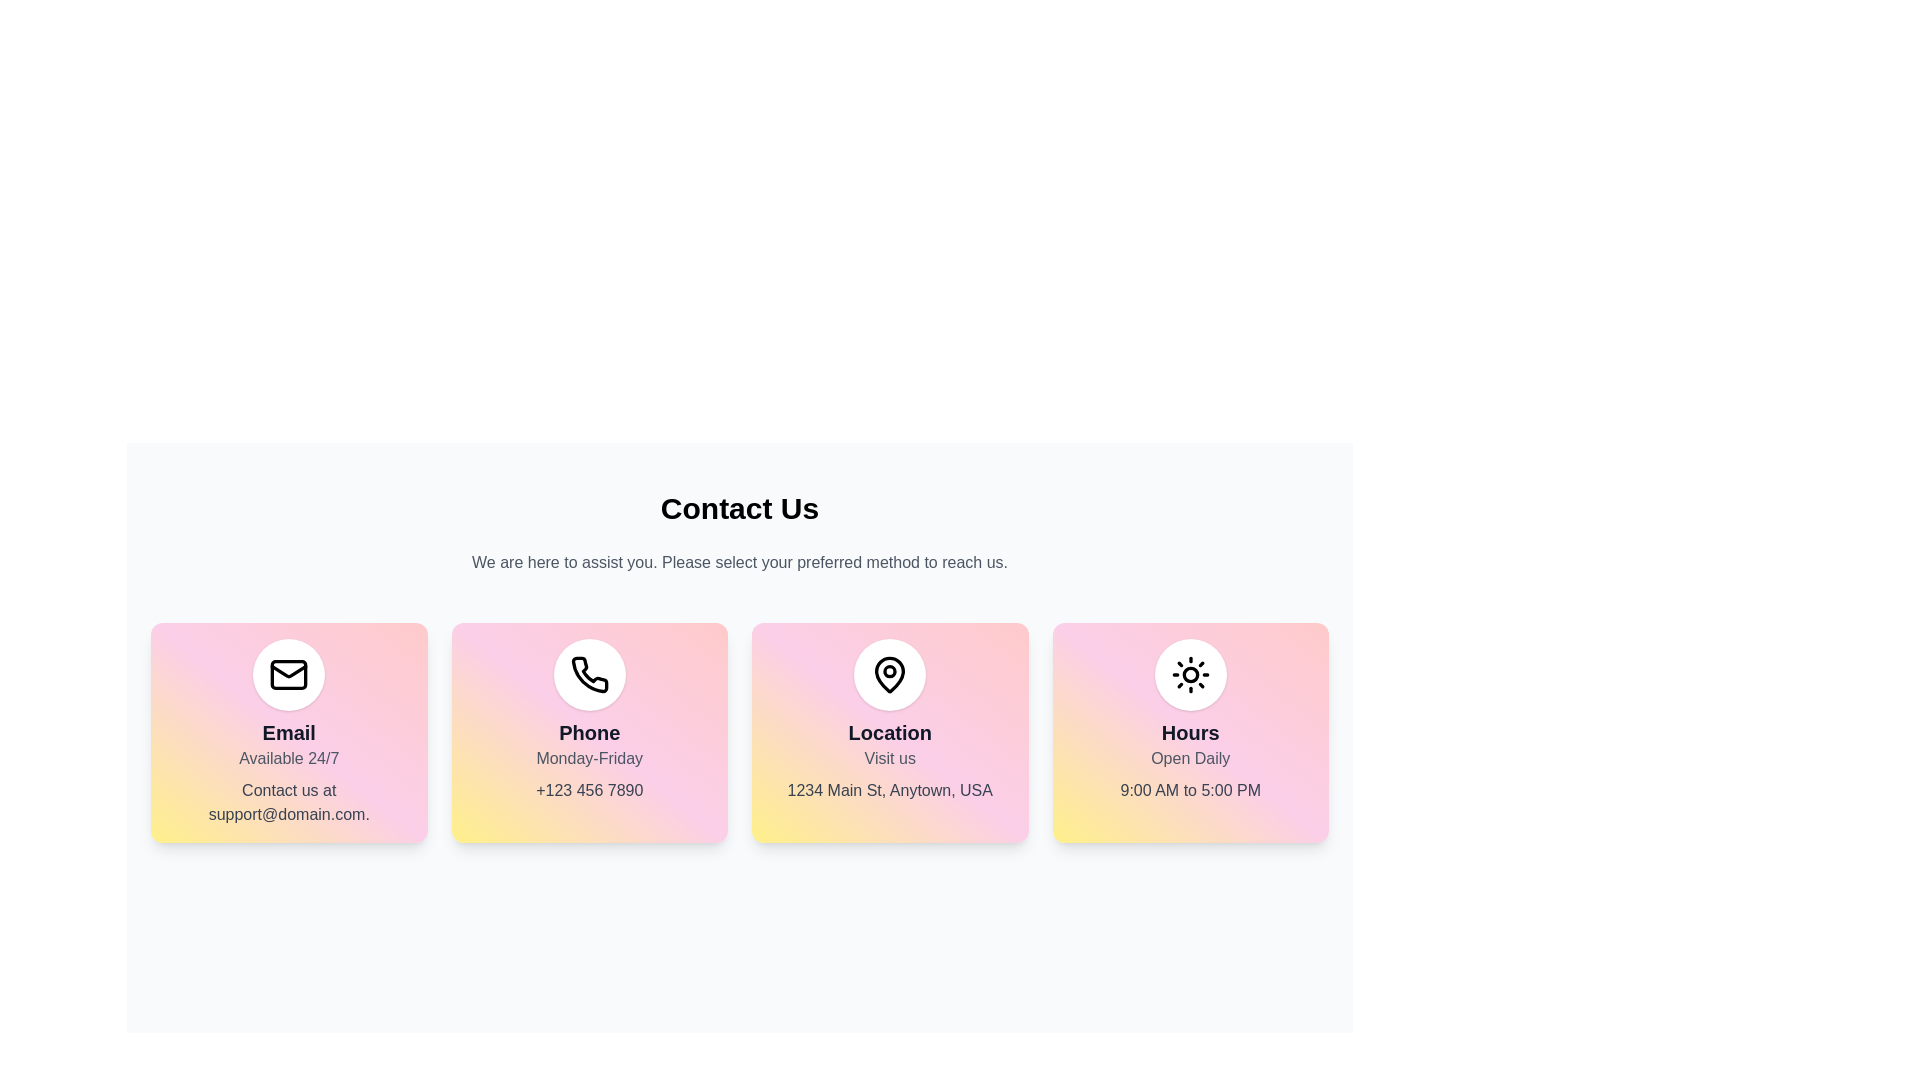 The image size is (1920, 1080). What do you see at coordinates (588, 759) in the screenshot?
I see `the text label displaying 'Monday-Friday' located under the header 'Phone' and above the text '+123 456 7890'` at bounding box center [588, 759].